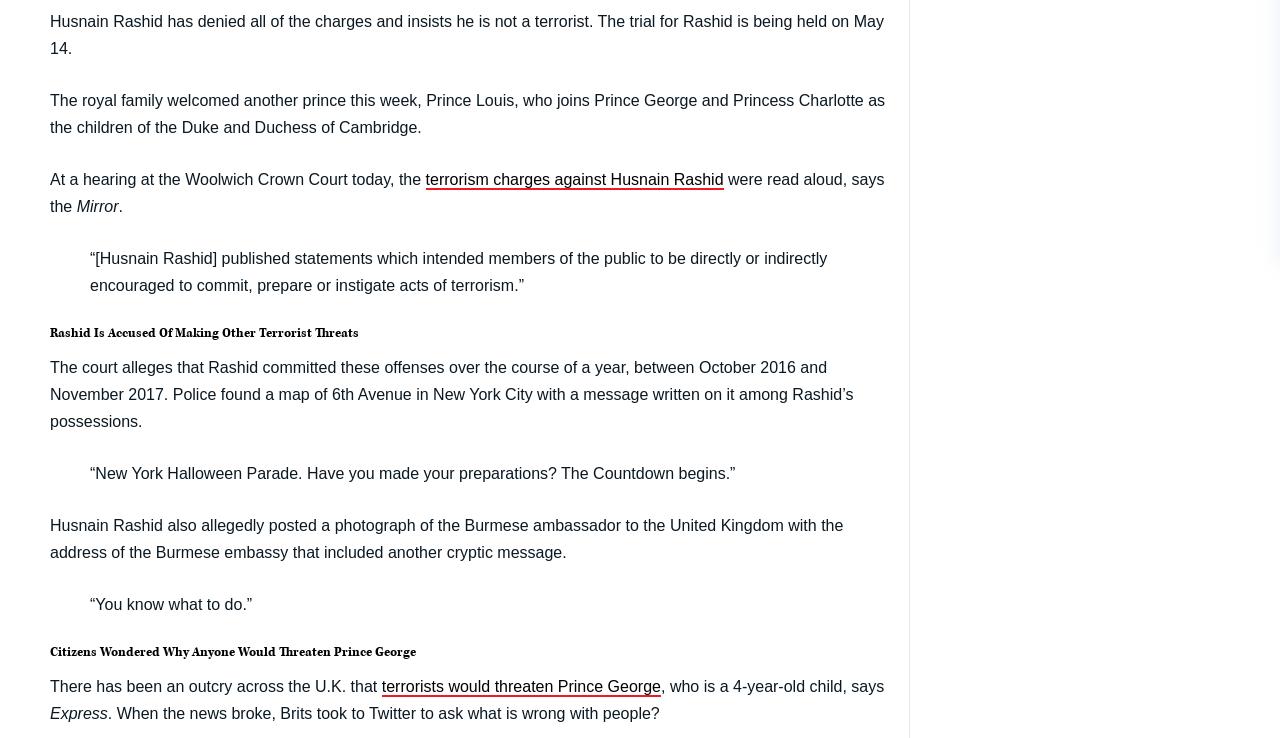 The image size is (1280, 738). What do you see at coordinates (215, 684) in the screenshot?
I see `'There has been an outcry across the U.K. that'` at bounding box center [215, 684].